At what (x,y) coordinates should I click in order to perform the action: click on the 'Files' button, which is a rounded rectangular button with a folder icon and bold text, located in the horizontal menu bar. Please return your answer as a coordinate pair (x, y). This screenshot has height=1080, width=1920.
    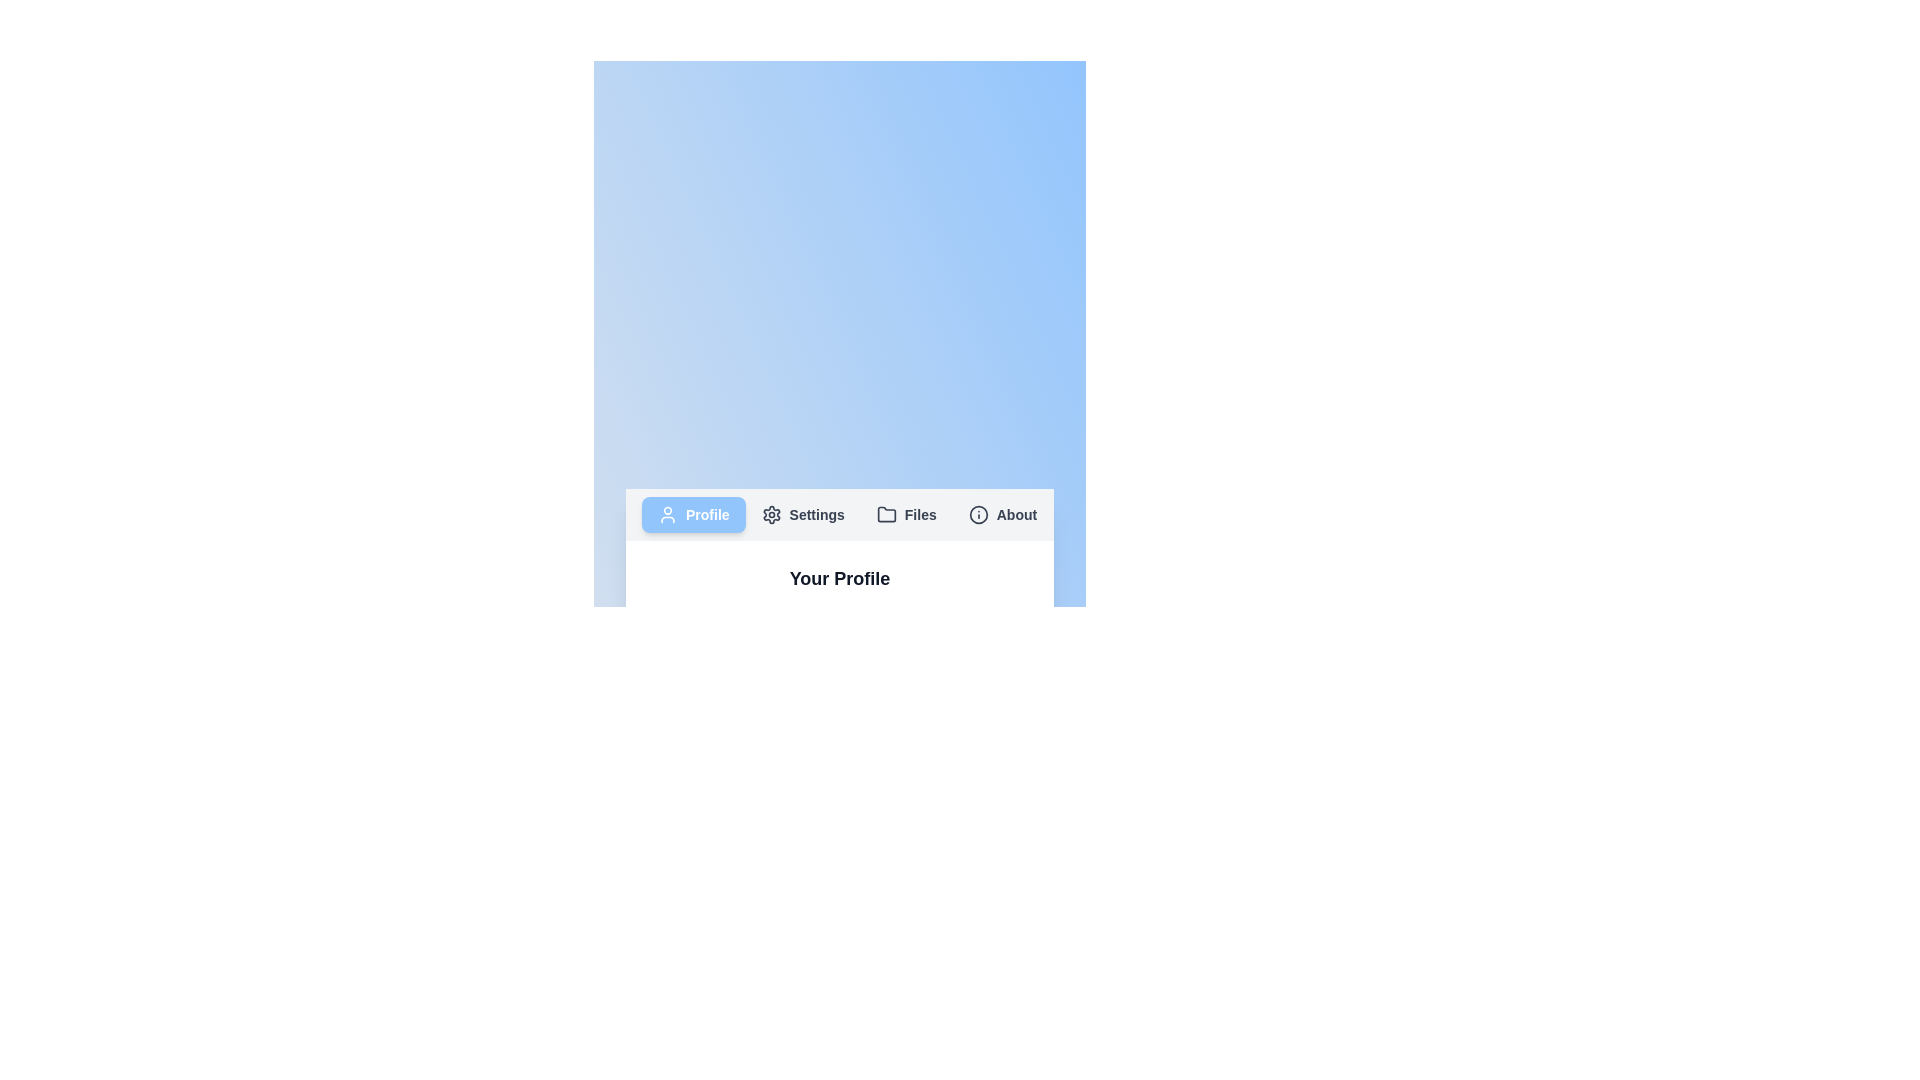
    Looking at the image, I should click on (905, 514).